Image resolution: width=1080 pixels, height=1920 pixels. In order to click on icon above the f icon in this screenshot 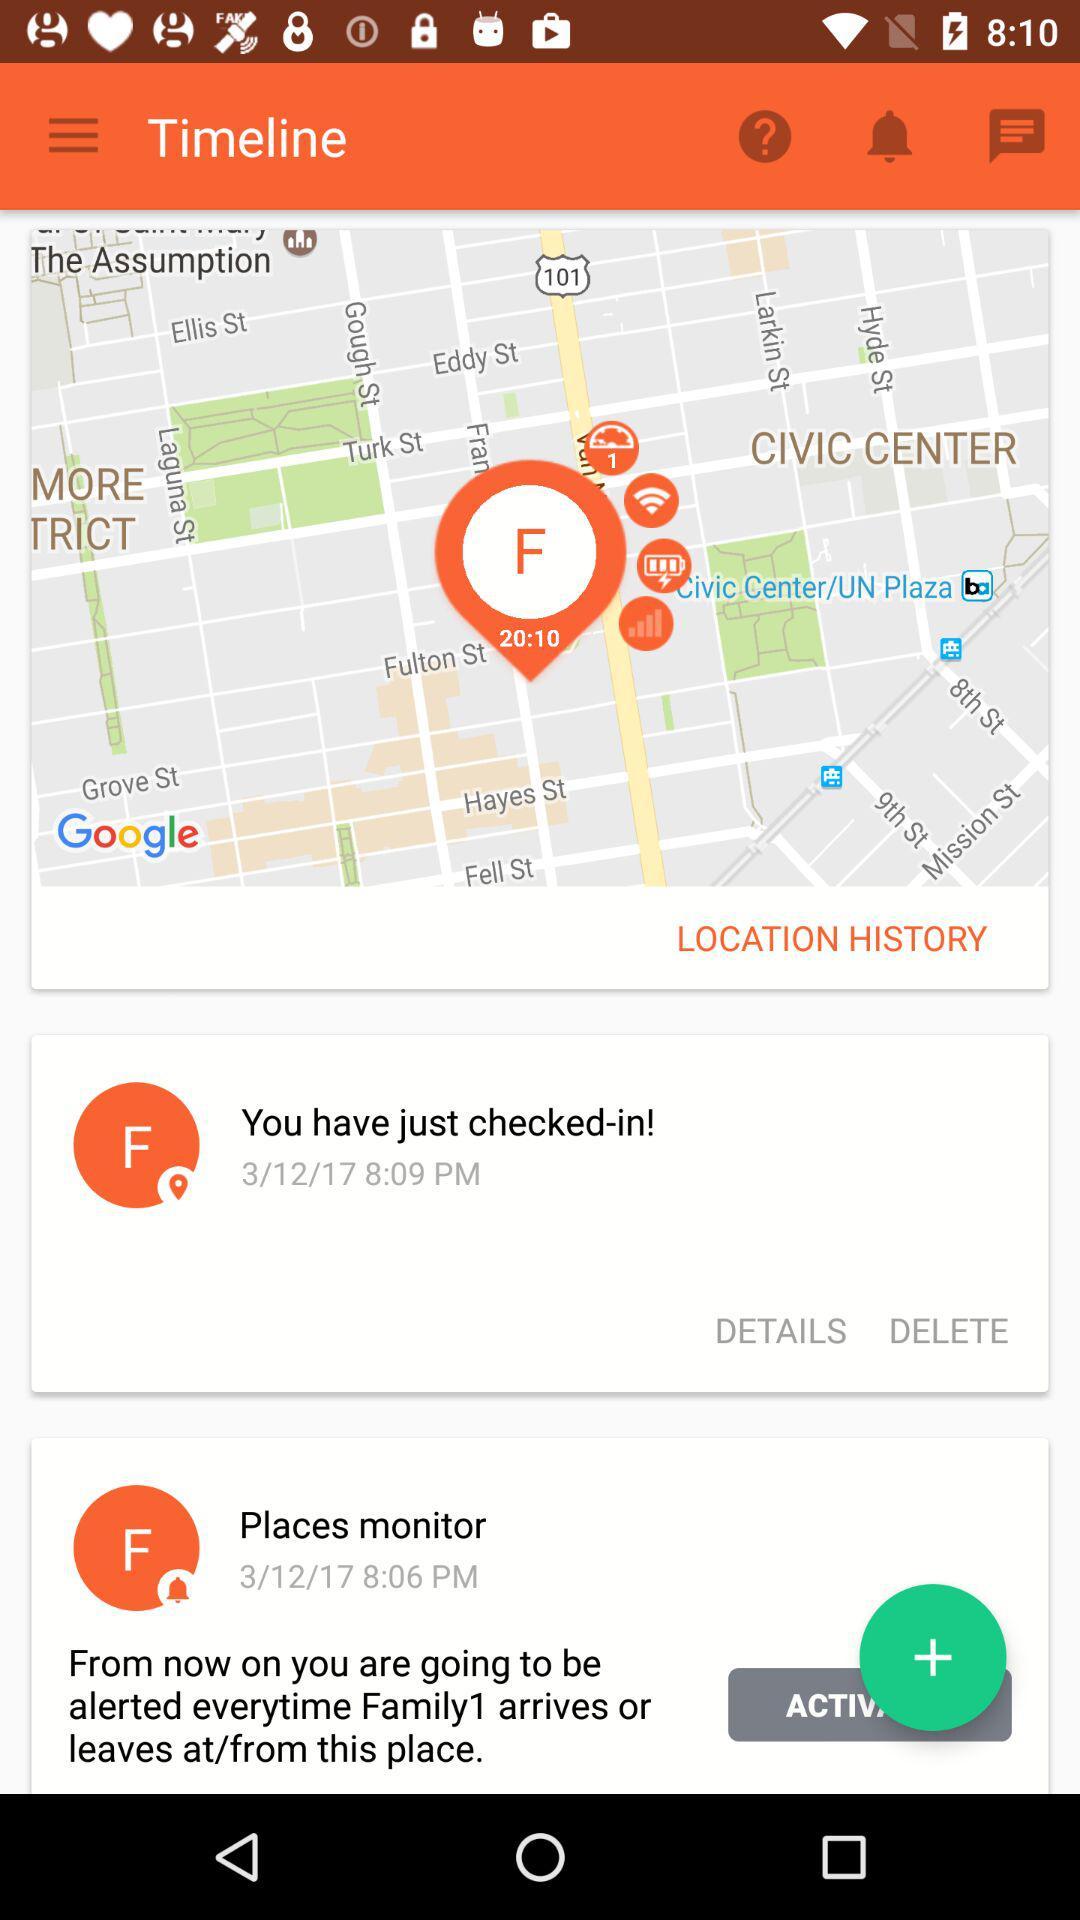, I will do `click(131, 836)`.